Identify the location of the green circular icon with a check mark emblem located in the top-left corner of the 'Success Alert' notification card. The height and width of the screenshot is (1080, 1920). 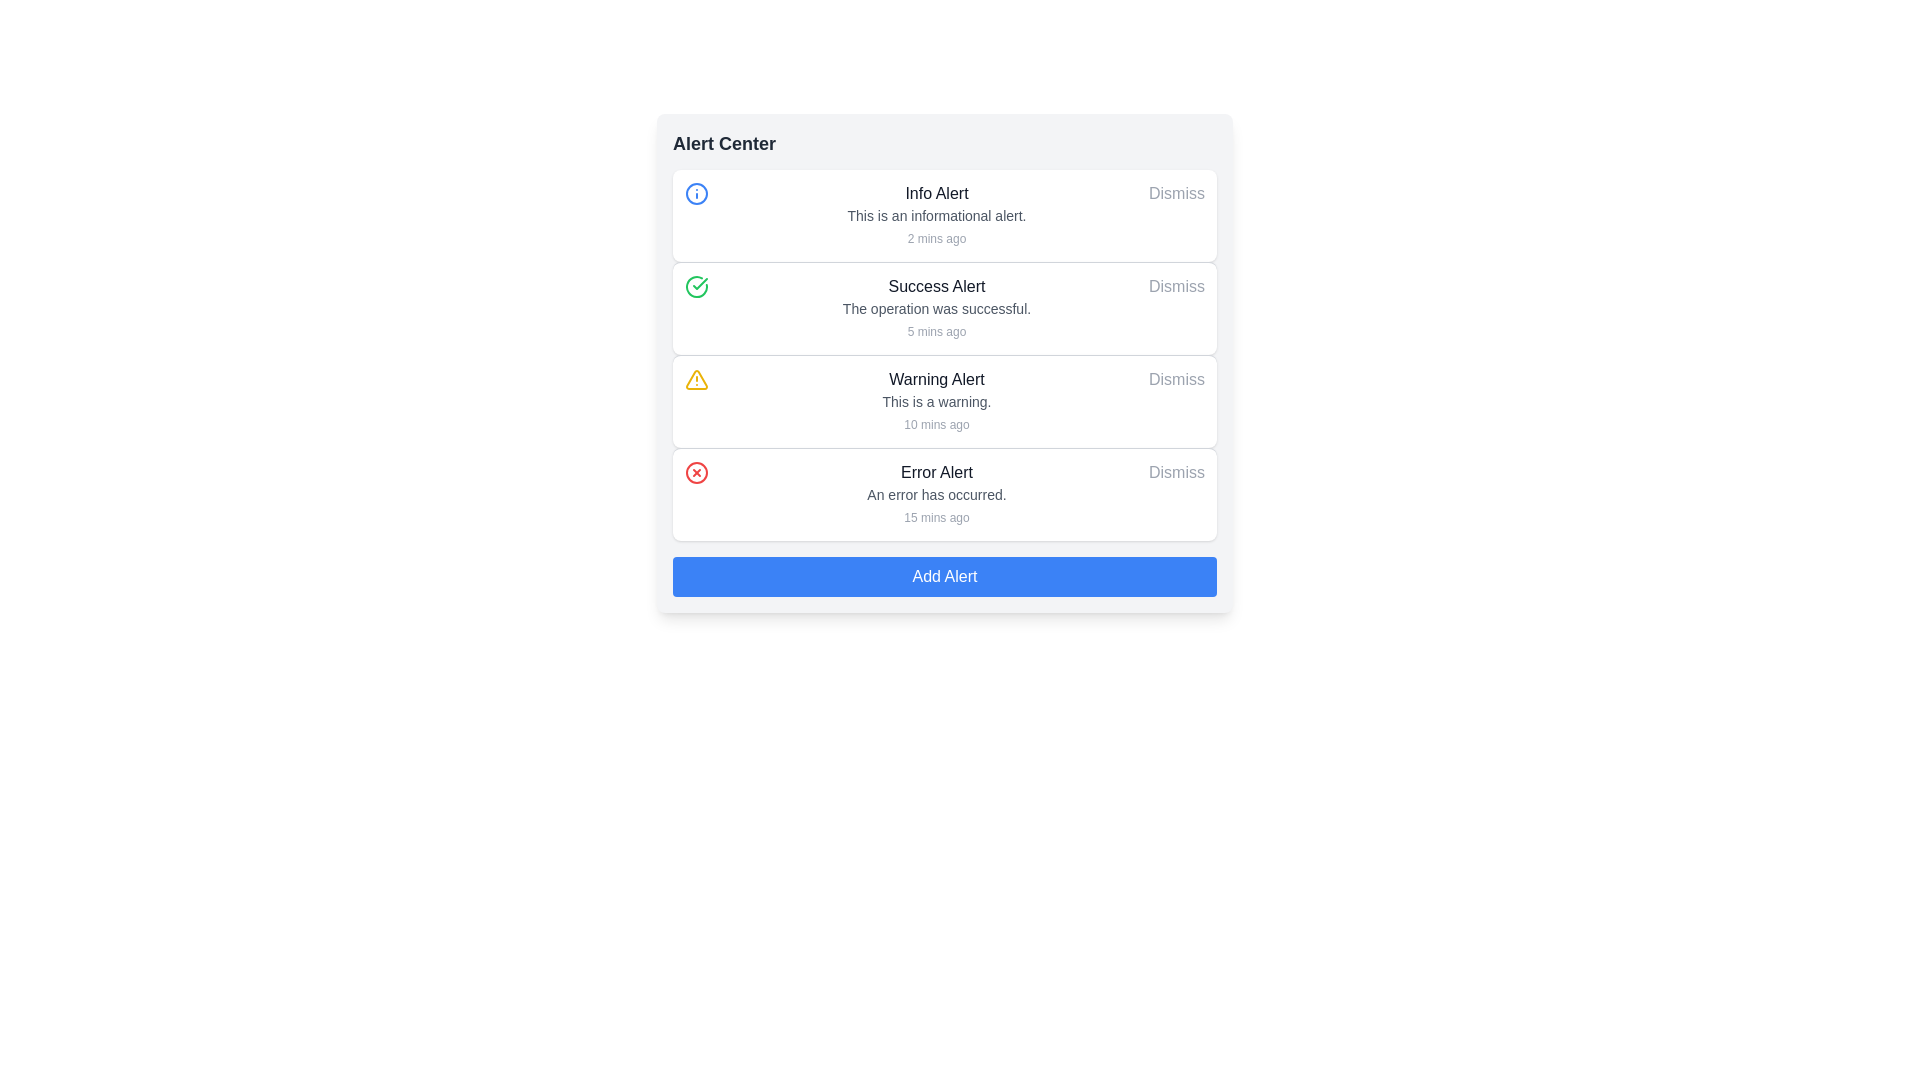
(696, 286).